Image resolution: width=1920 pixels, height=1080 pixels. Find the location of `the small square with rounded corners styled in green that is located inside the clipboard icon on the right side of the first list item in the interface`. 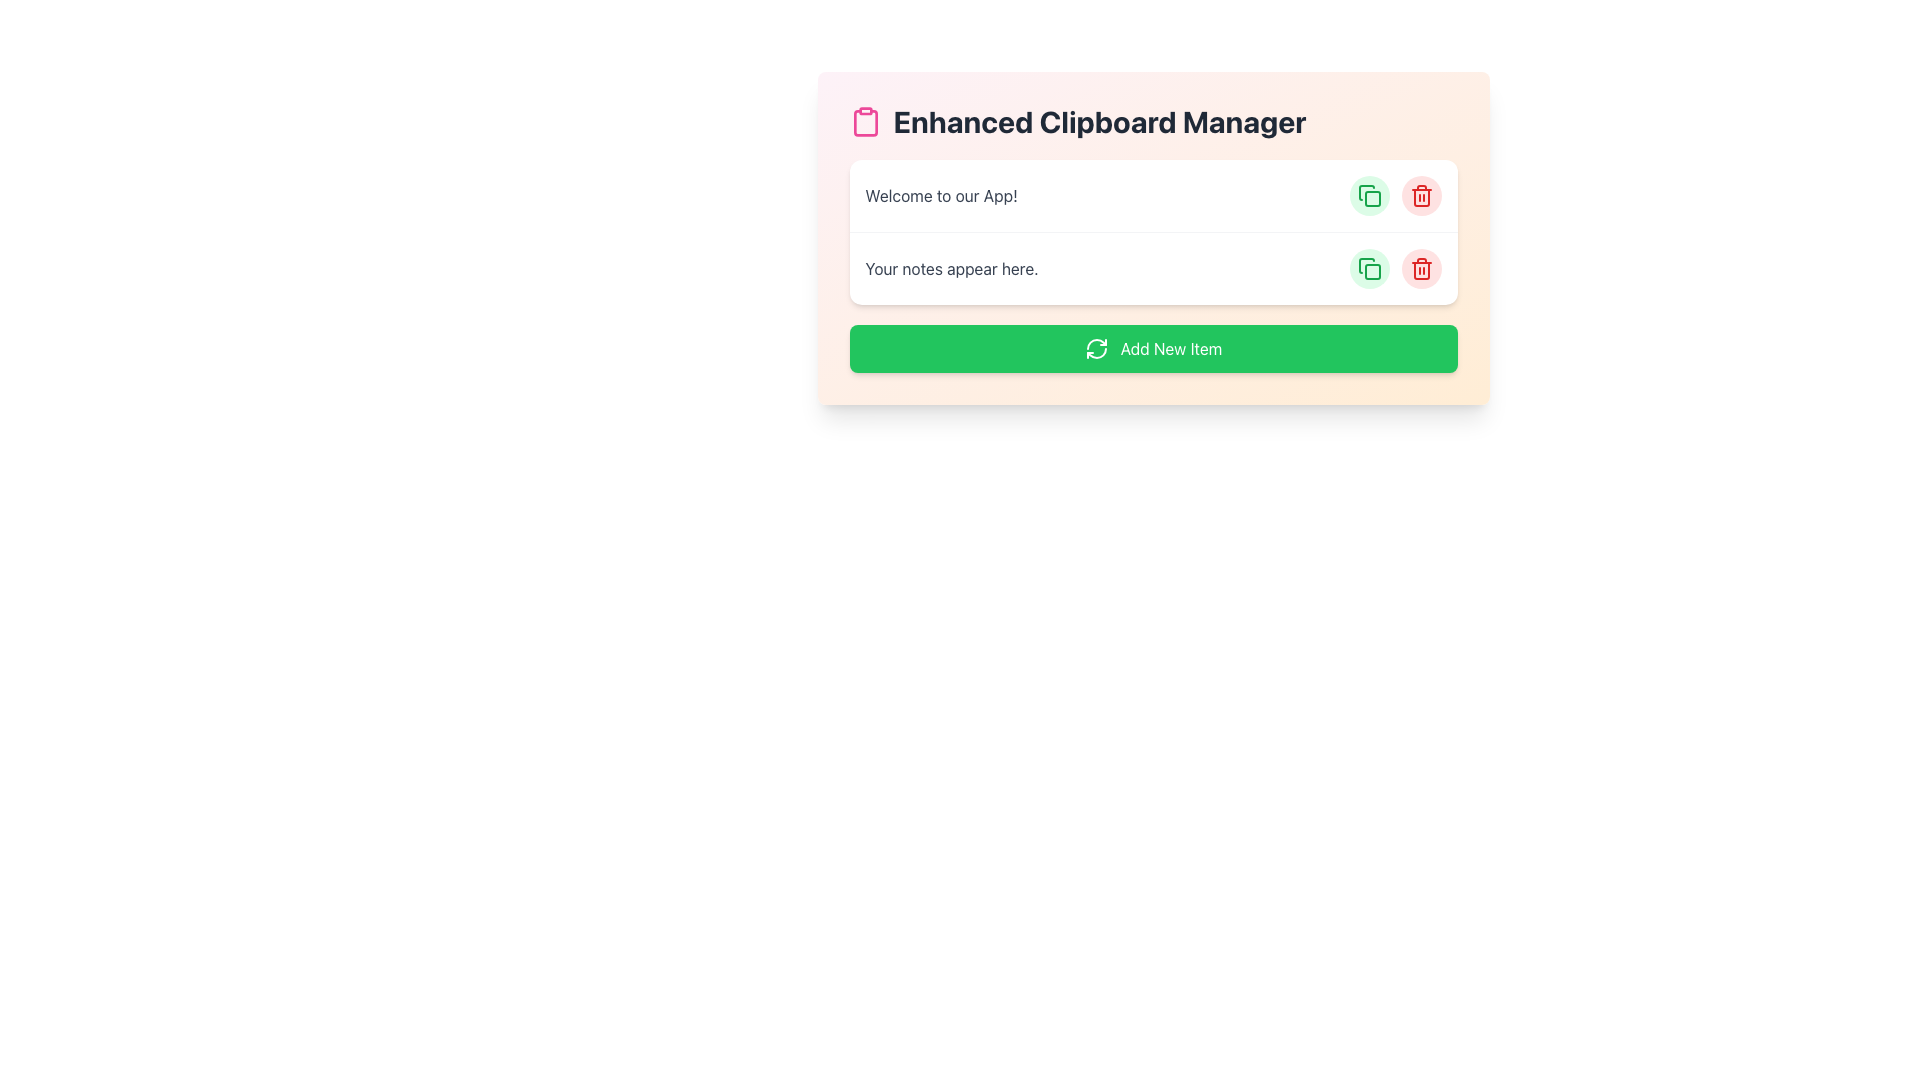

the small square with rounded corners styled in green that is located inside the clipboard icon on the right side of the first list item in the interface is located at coordinates (1371, 199).